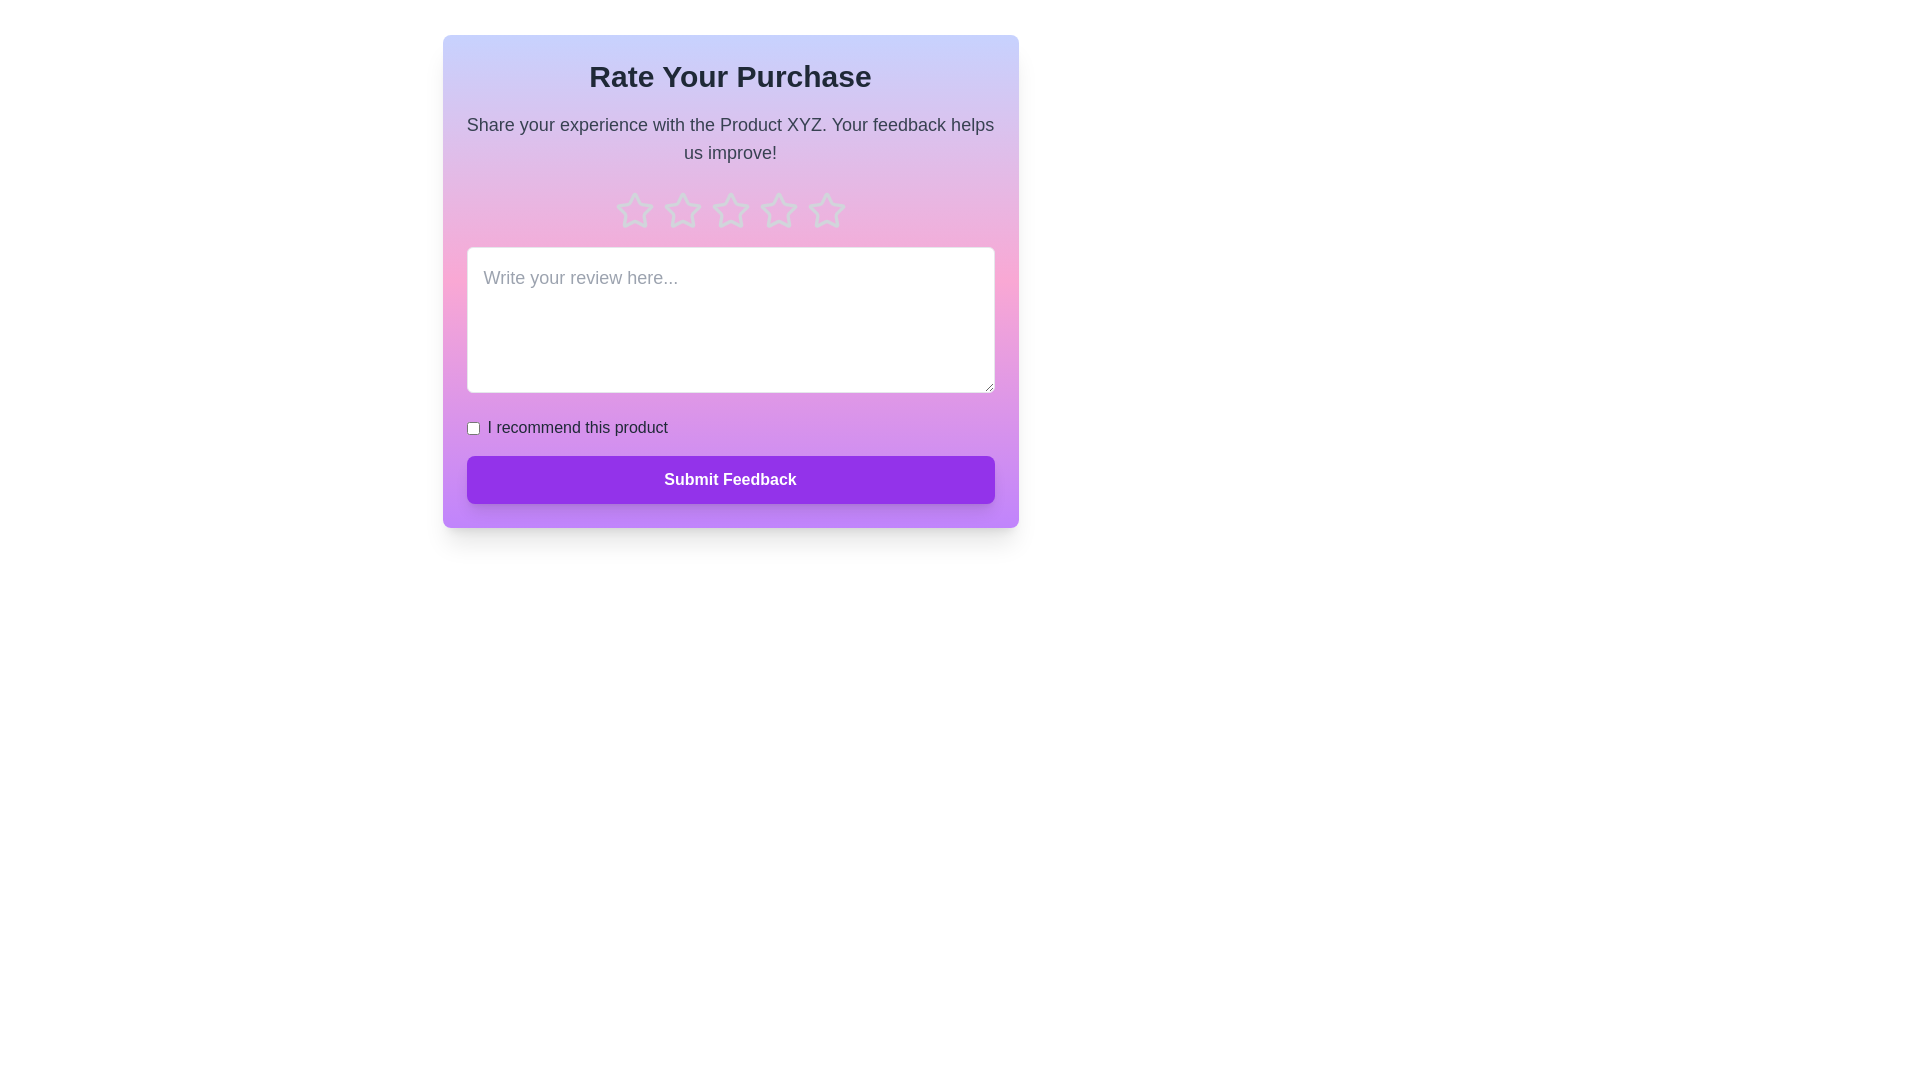 This screenshot has height=1080, width=1920. I want to click on the star corresponding to the rating 1, so click(633, 211).